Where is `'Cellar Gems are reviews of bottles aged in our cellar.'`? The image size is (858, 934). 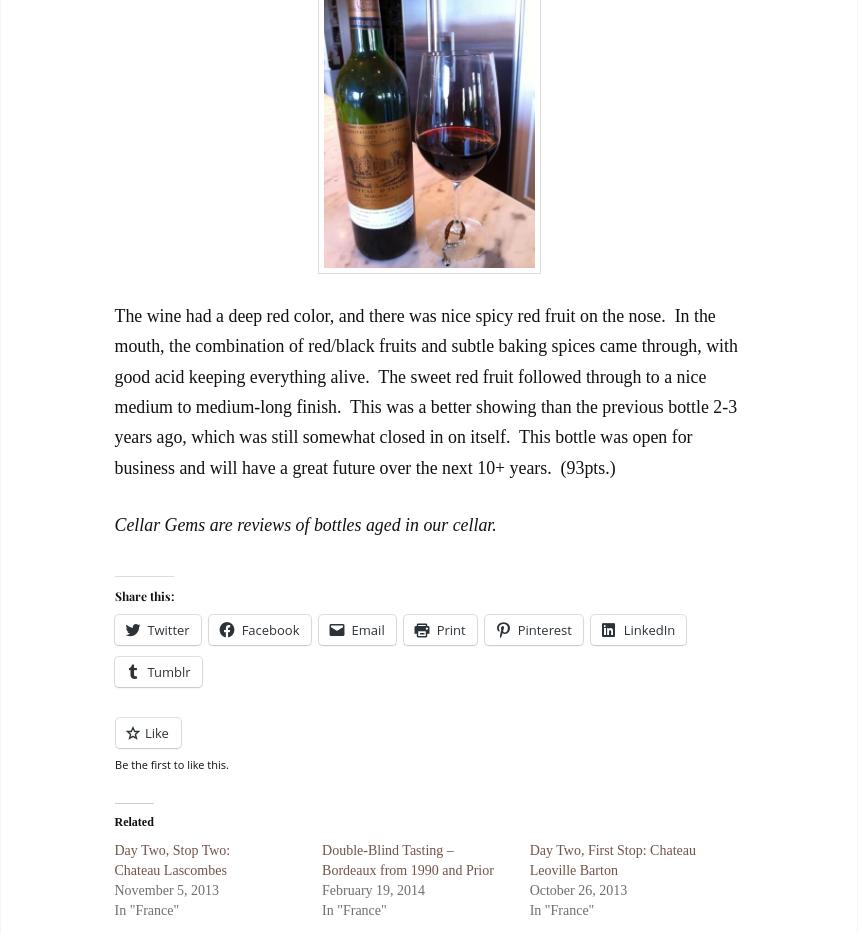 'Cellar Gems are reviews of bottles aged in our cellar.' is located at coordinates (304, 523).